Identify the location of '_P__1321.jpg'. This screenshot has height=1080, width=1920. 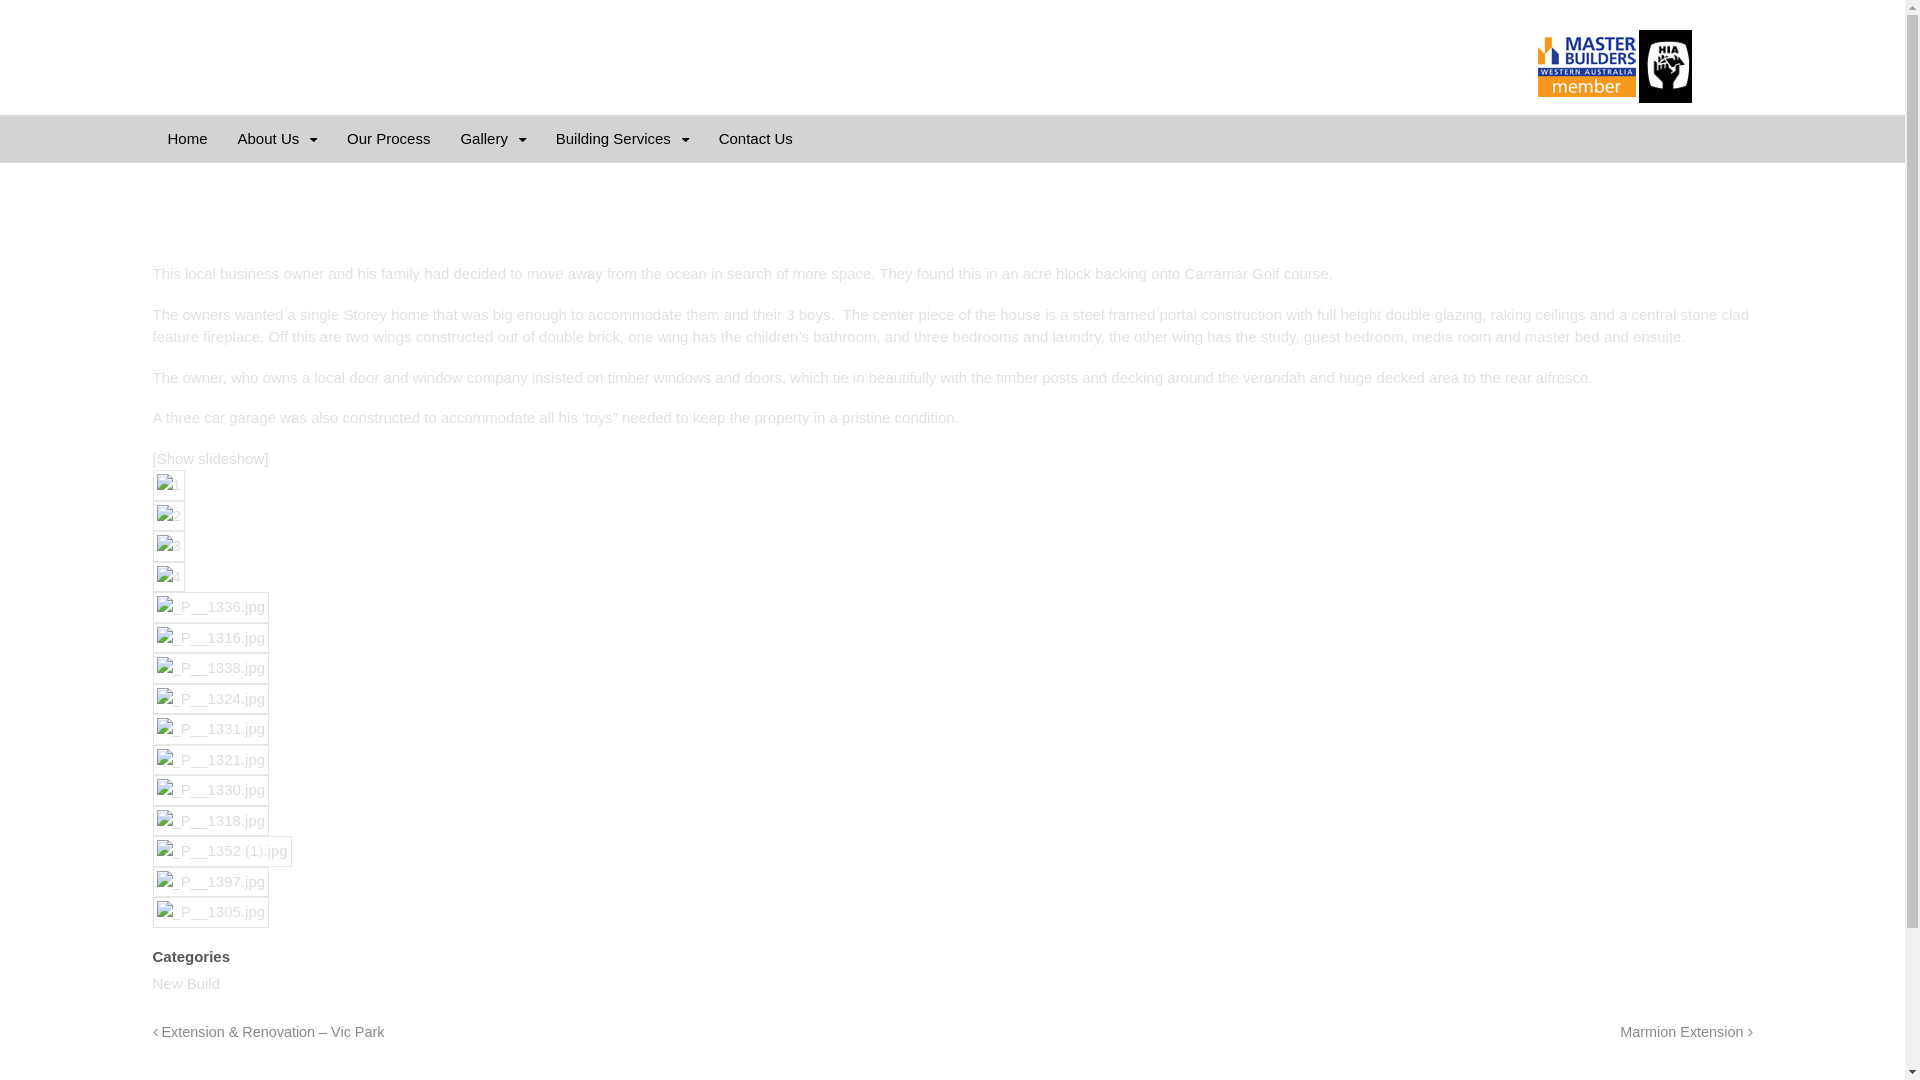
(210, 759).